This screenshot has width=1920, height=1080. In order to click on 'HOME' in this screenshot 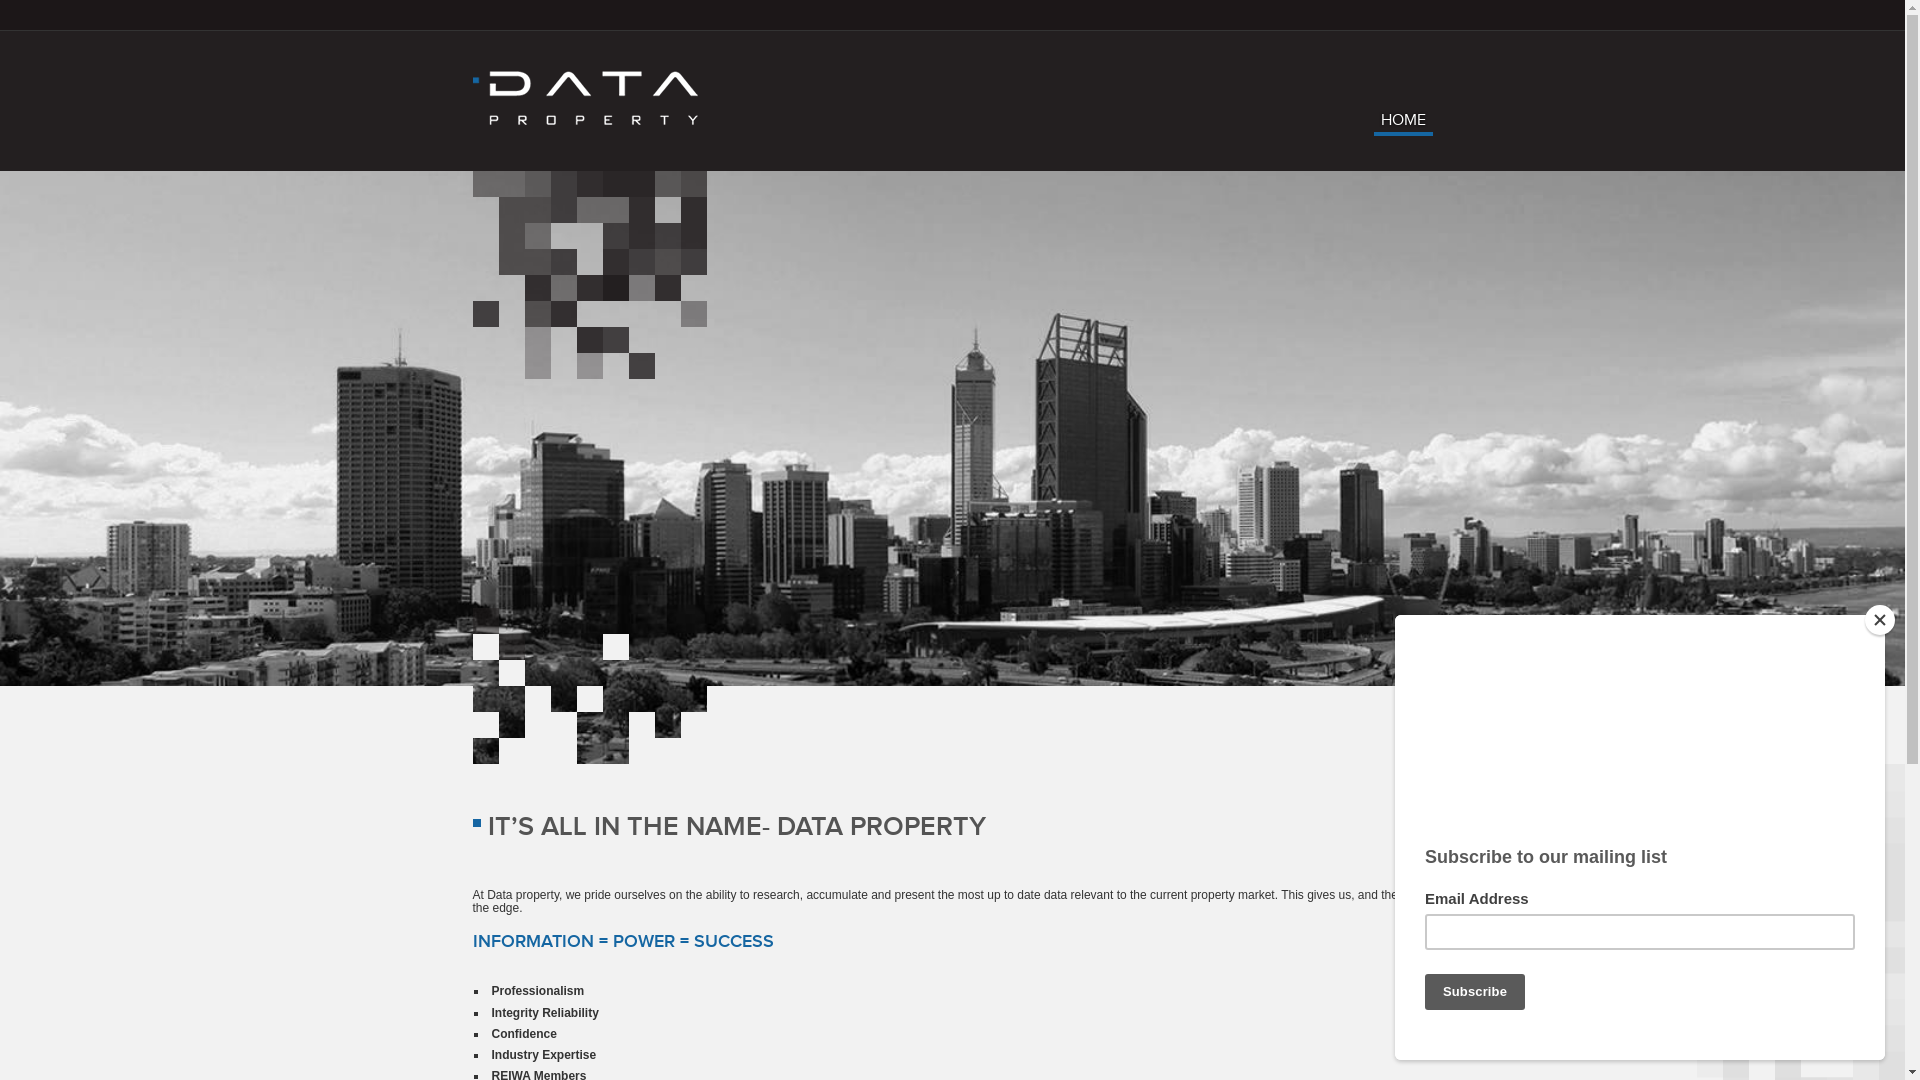, I will do `click(1372, 124)`.